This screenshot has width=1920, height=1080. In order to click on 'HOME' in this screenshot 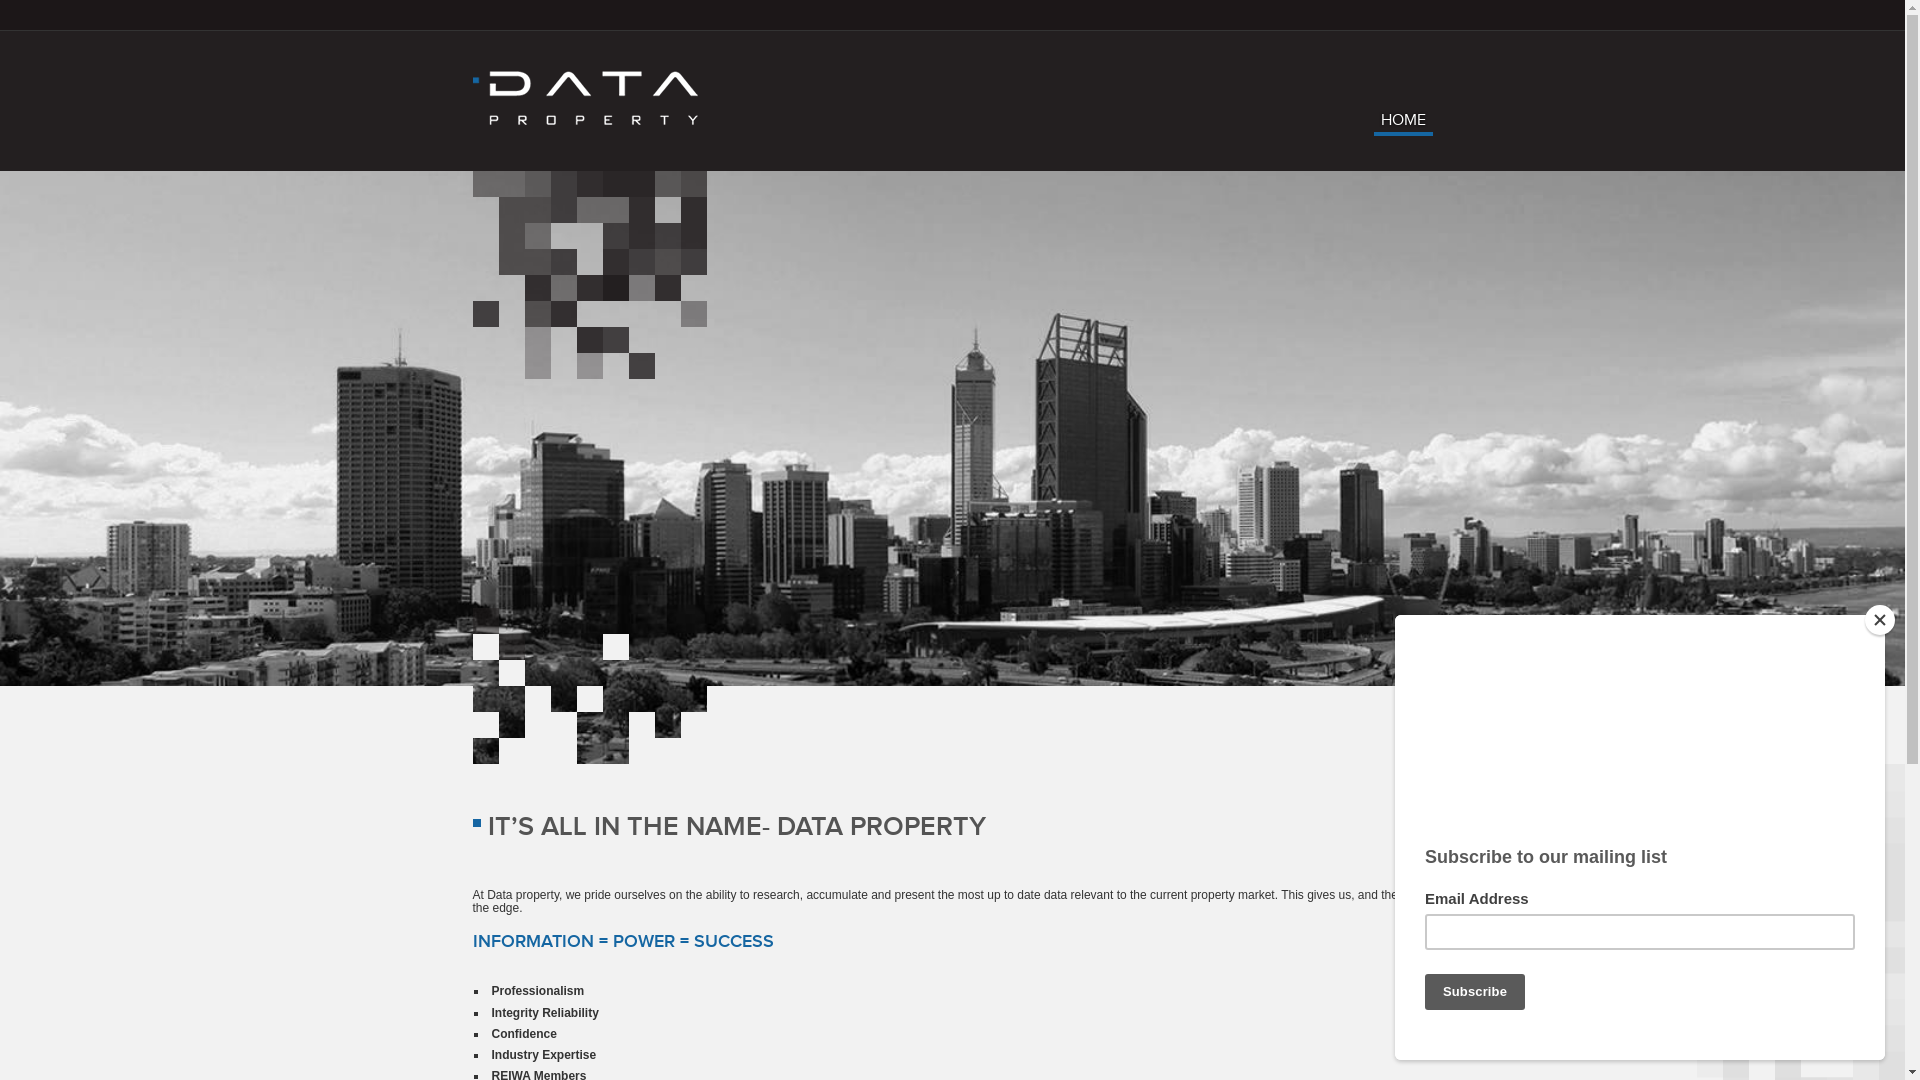, I will do `click(1372, 124)`.